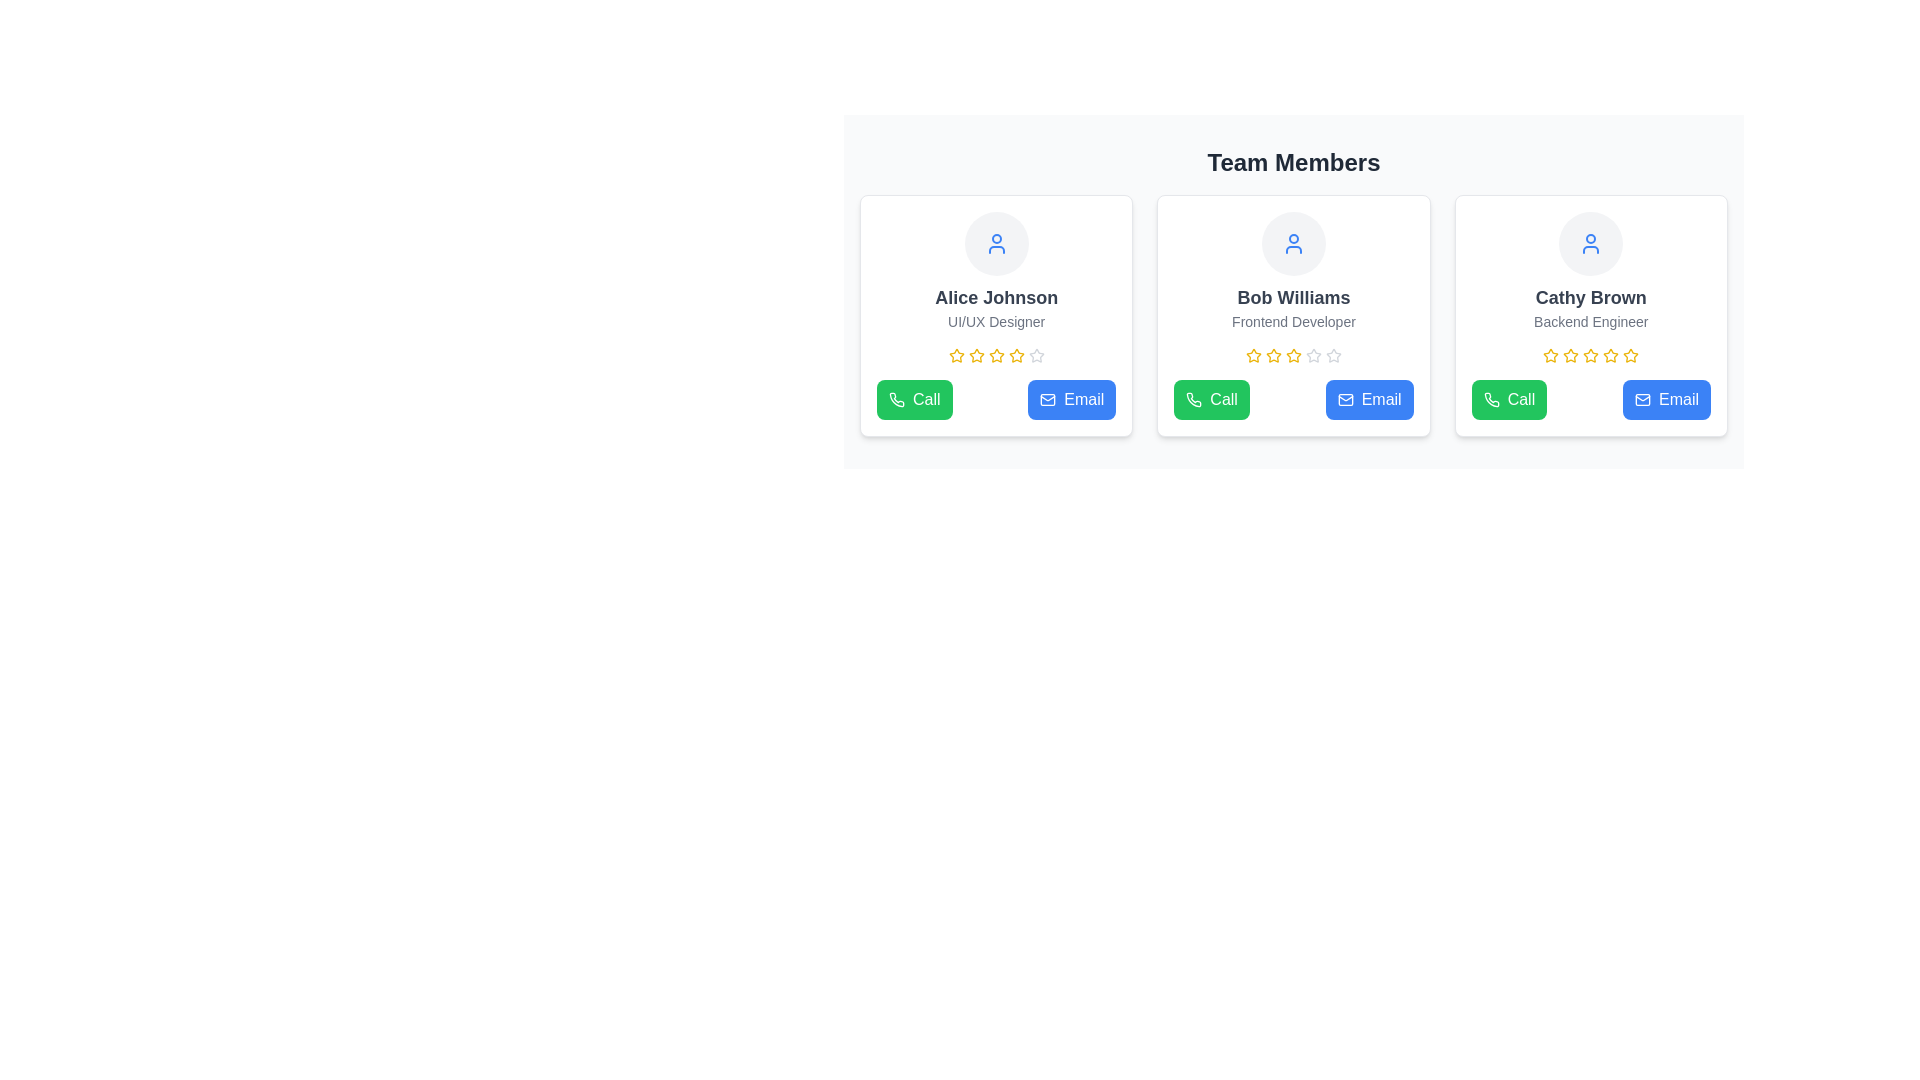 The image size is (1920, 1080). I want to click on the second star icon in the row under the 'Bob Williams' card to rate it, so click(1293, 354).